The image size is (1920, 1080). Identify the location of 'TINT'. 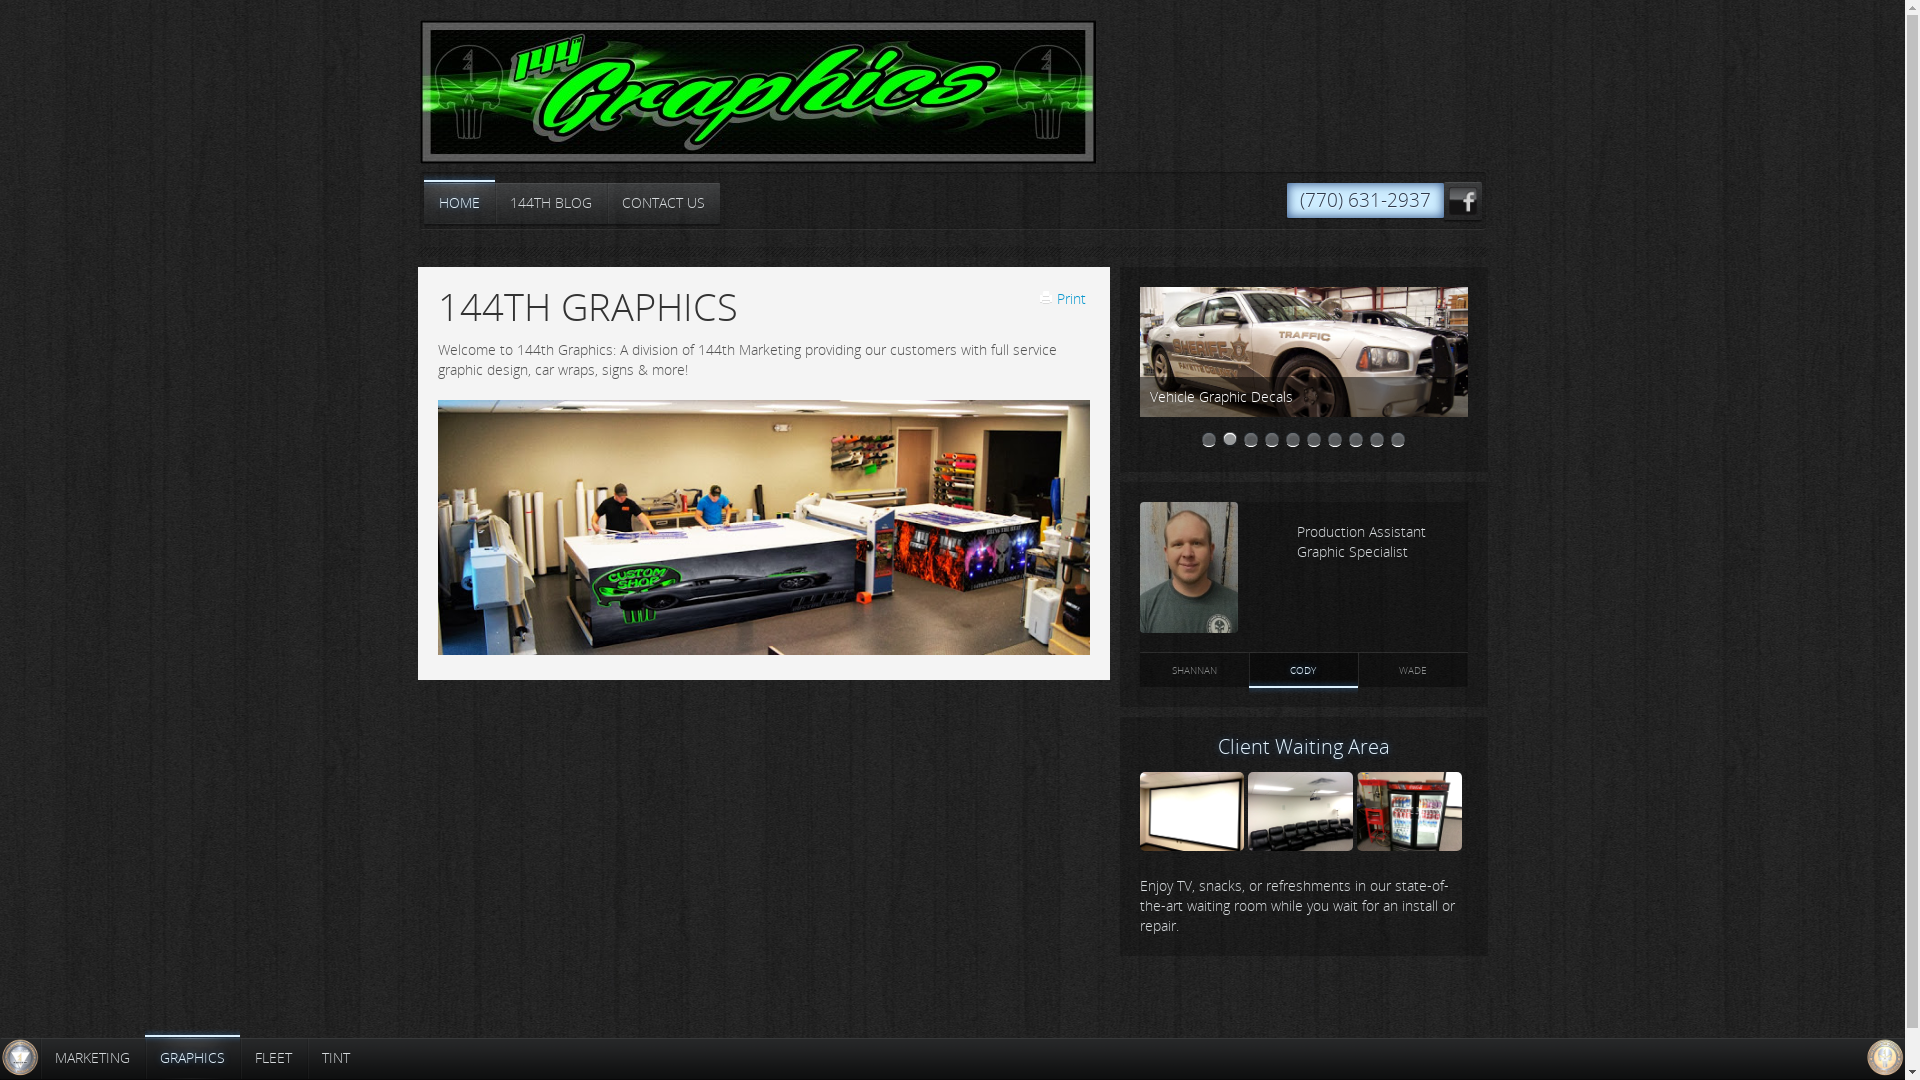
(336, 1057).